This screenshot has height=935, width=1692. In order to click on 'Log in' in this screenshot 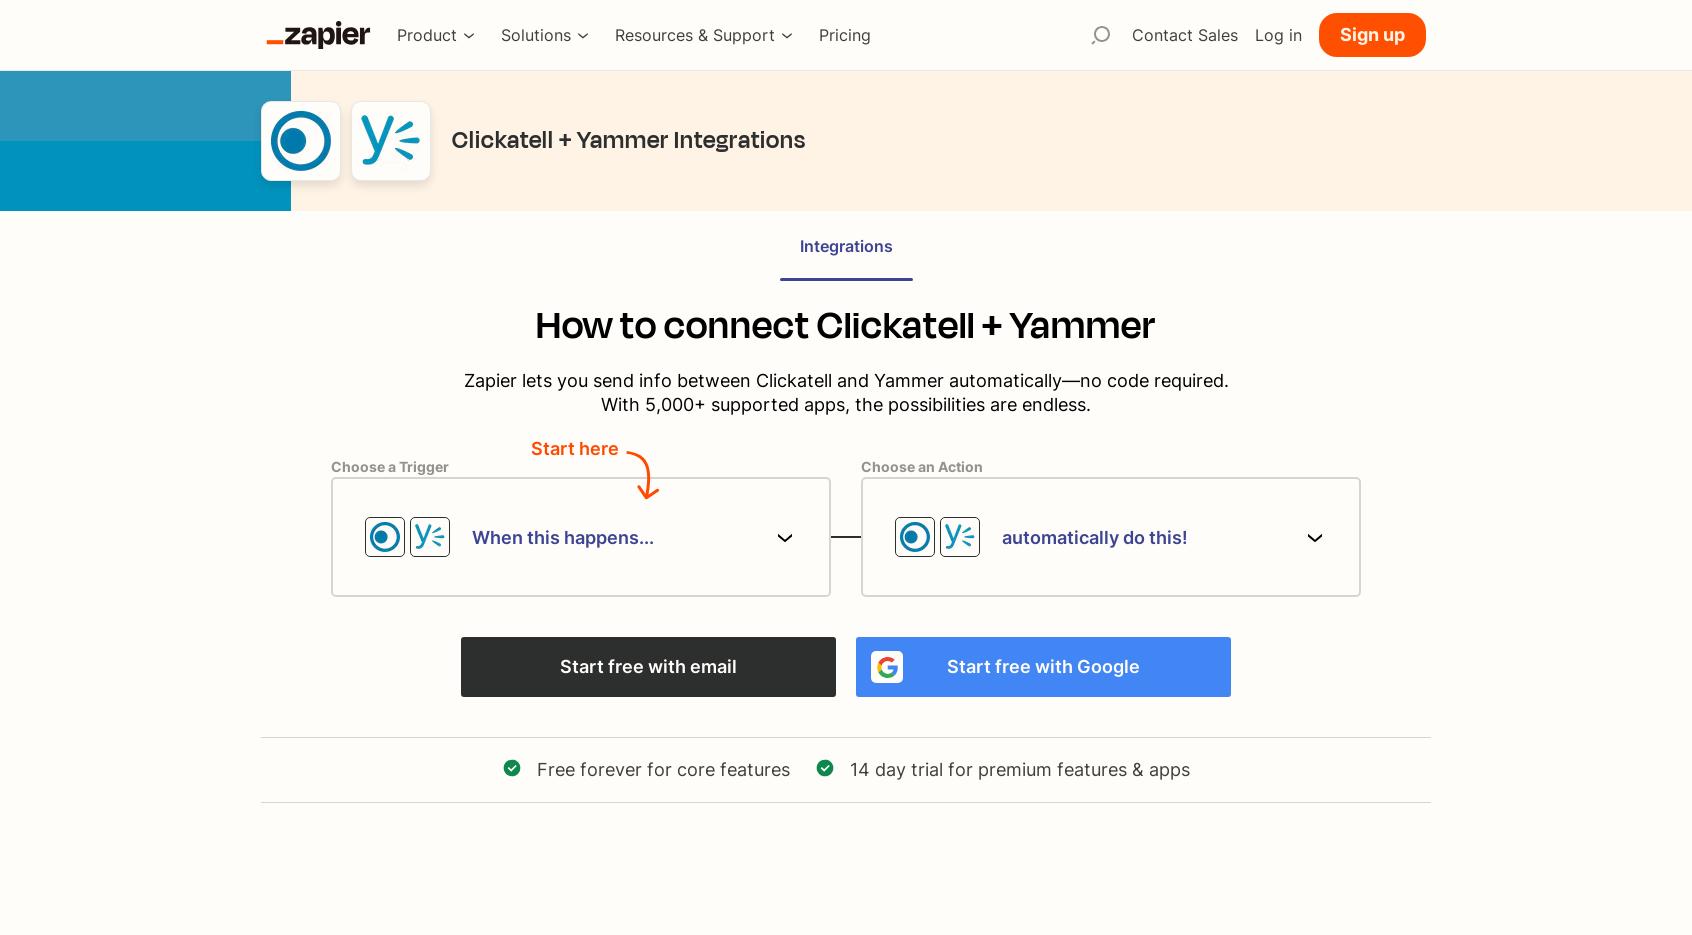, I will do `click(1277, 33)`.